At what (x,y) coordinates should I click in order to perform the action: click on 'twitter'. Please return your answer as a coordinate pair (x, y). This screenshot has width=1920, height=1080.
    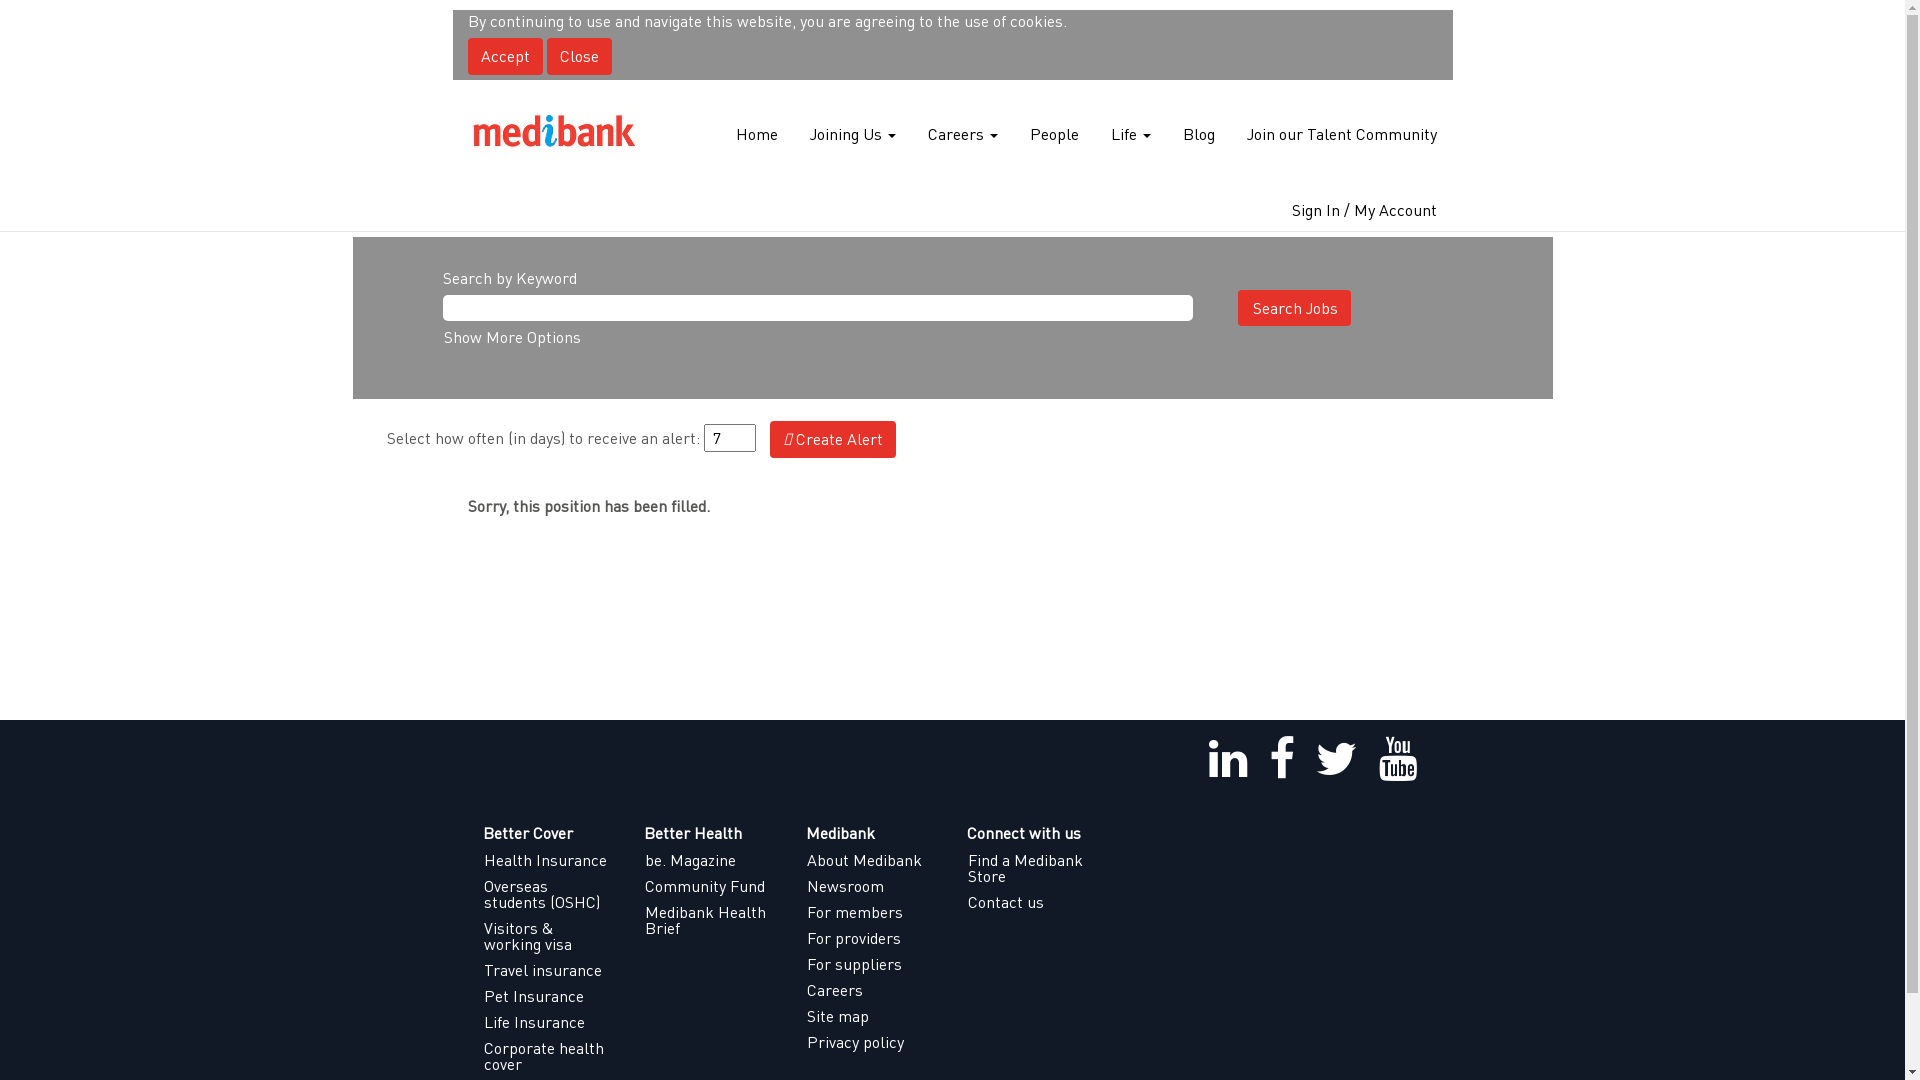
    Looking at the image, I should click on (1335, 759).